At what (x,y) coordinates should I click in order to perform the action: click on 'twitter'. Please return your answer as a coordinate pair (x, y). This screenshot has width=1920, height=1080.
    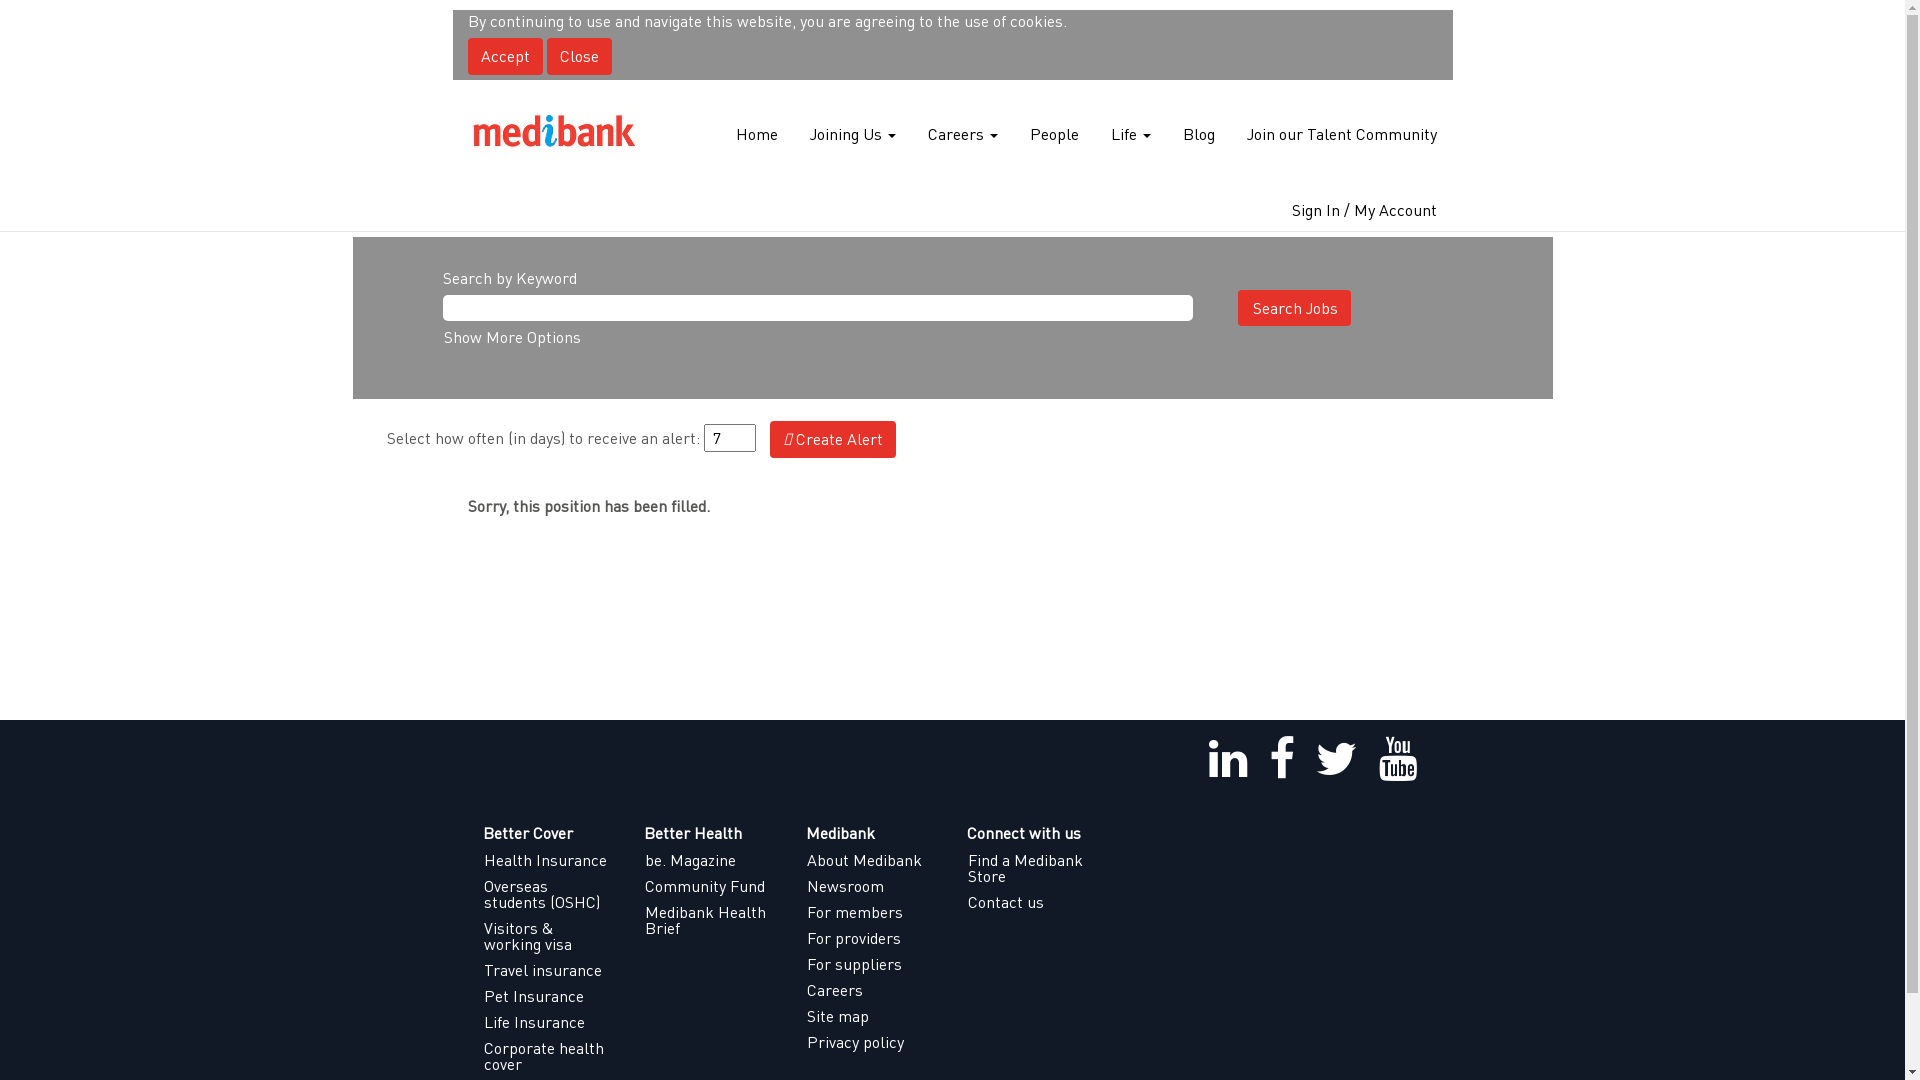
    Looking at the image, I should click on (1335, 759).